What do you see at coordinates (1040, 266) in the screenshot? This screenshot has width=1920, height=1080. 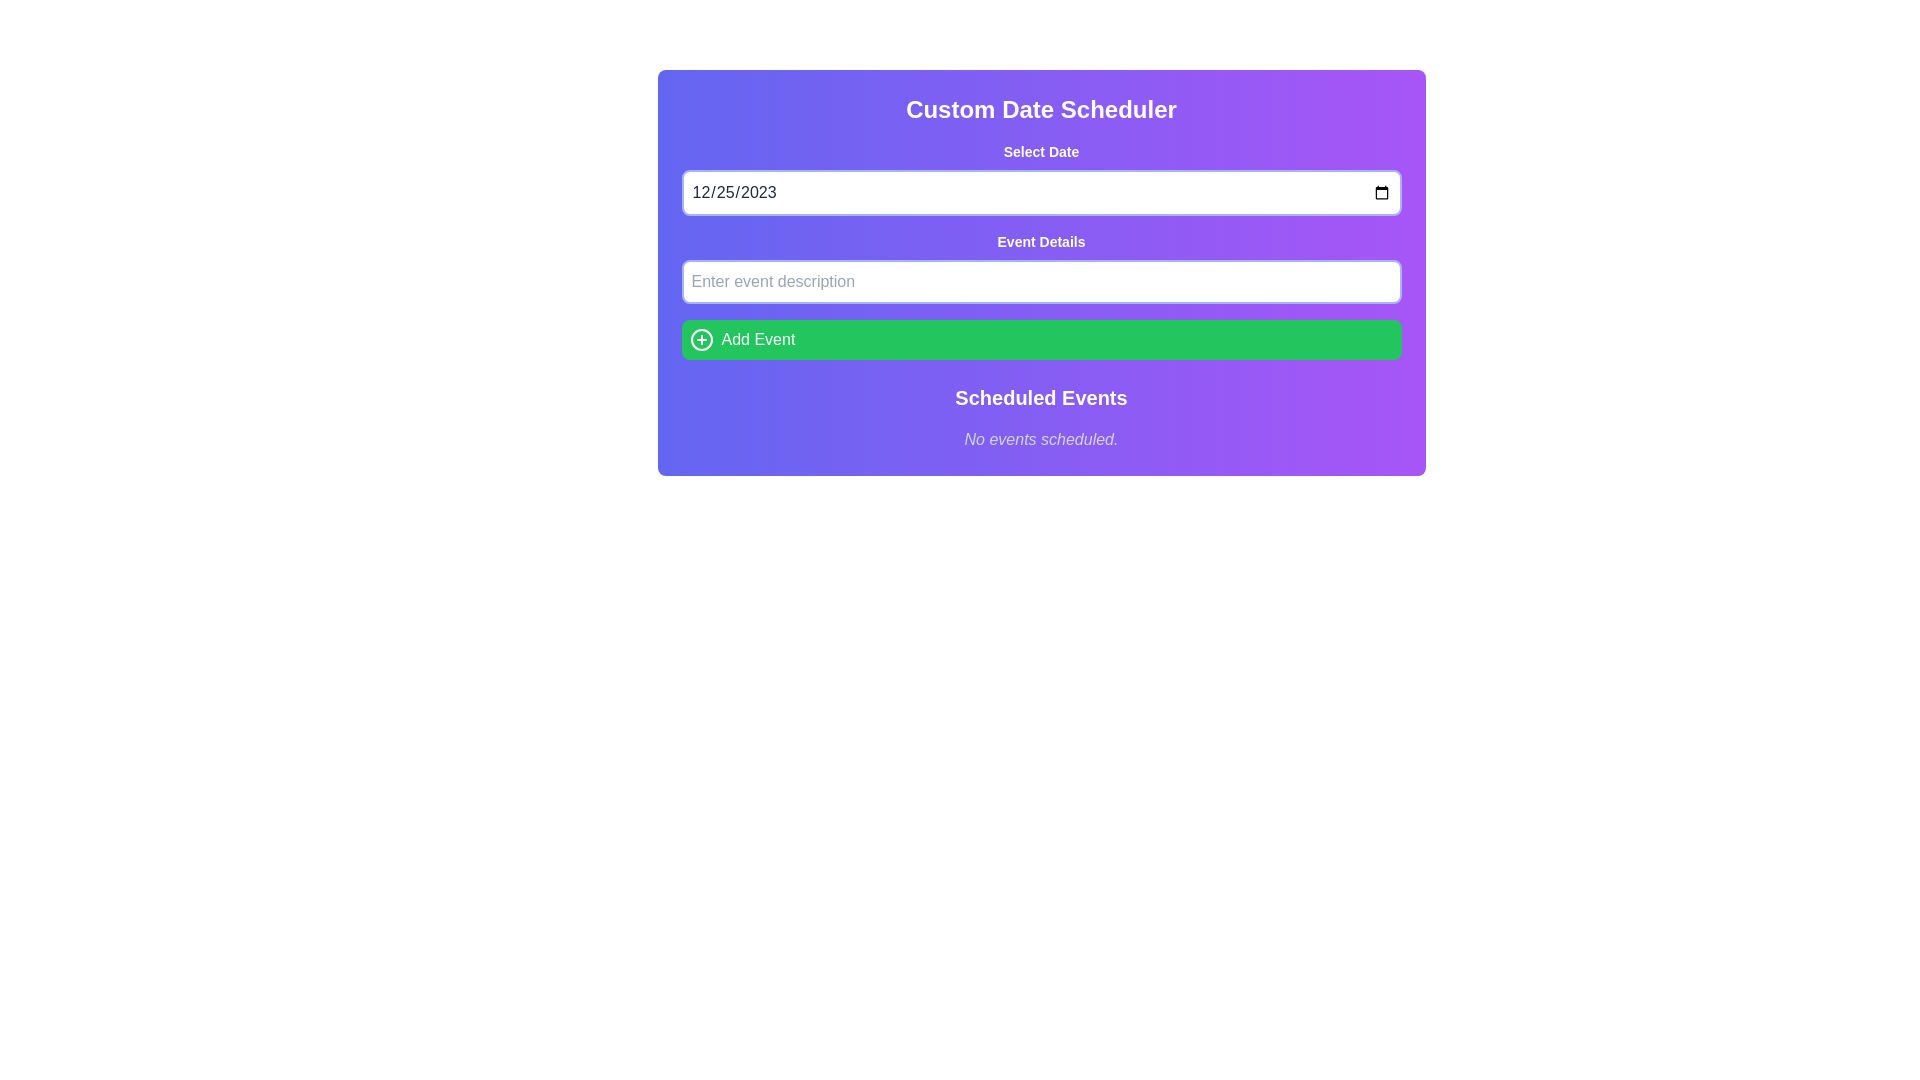 I see `the text input field for entering event details, which is located below the 'Select Date' input field and above the 'Add Event' button, to focus on it` at bounding box center [1040, 266].